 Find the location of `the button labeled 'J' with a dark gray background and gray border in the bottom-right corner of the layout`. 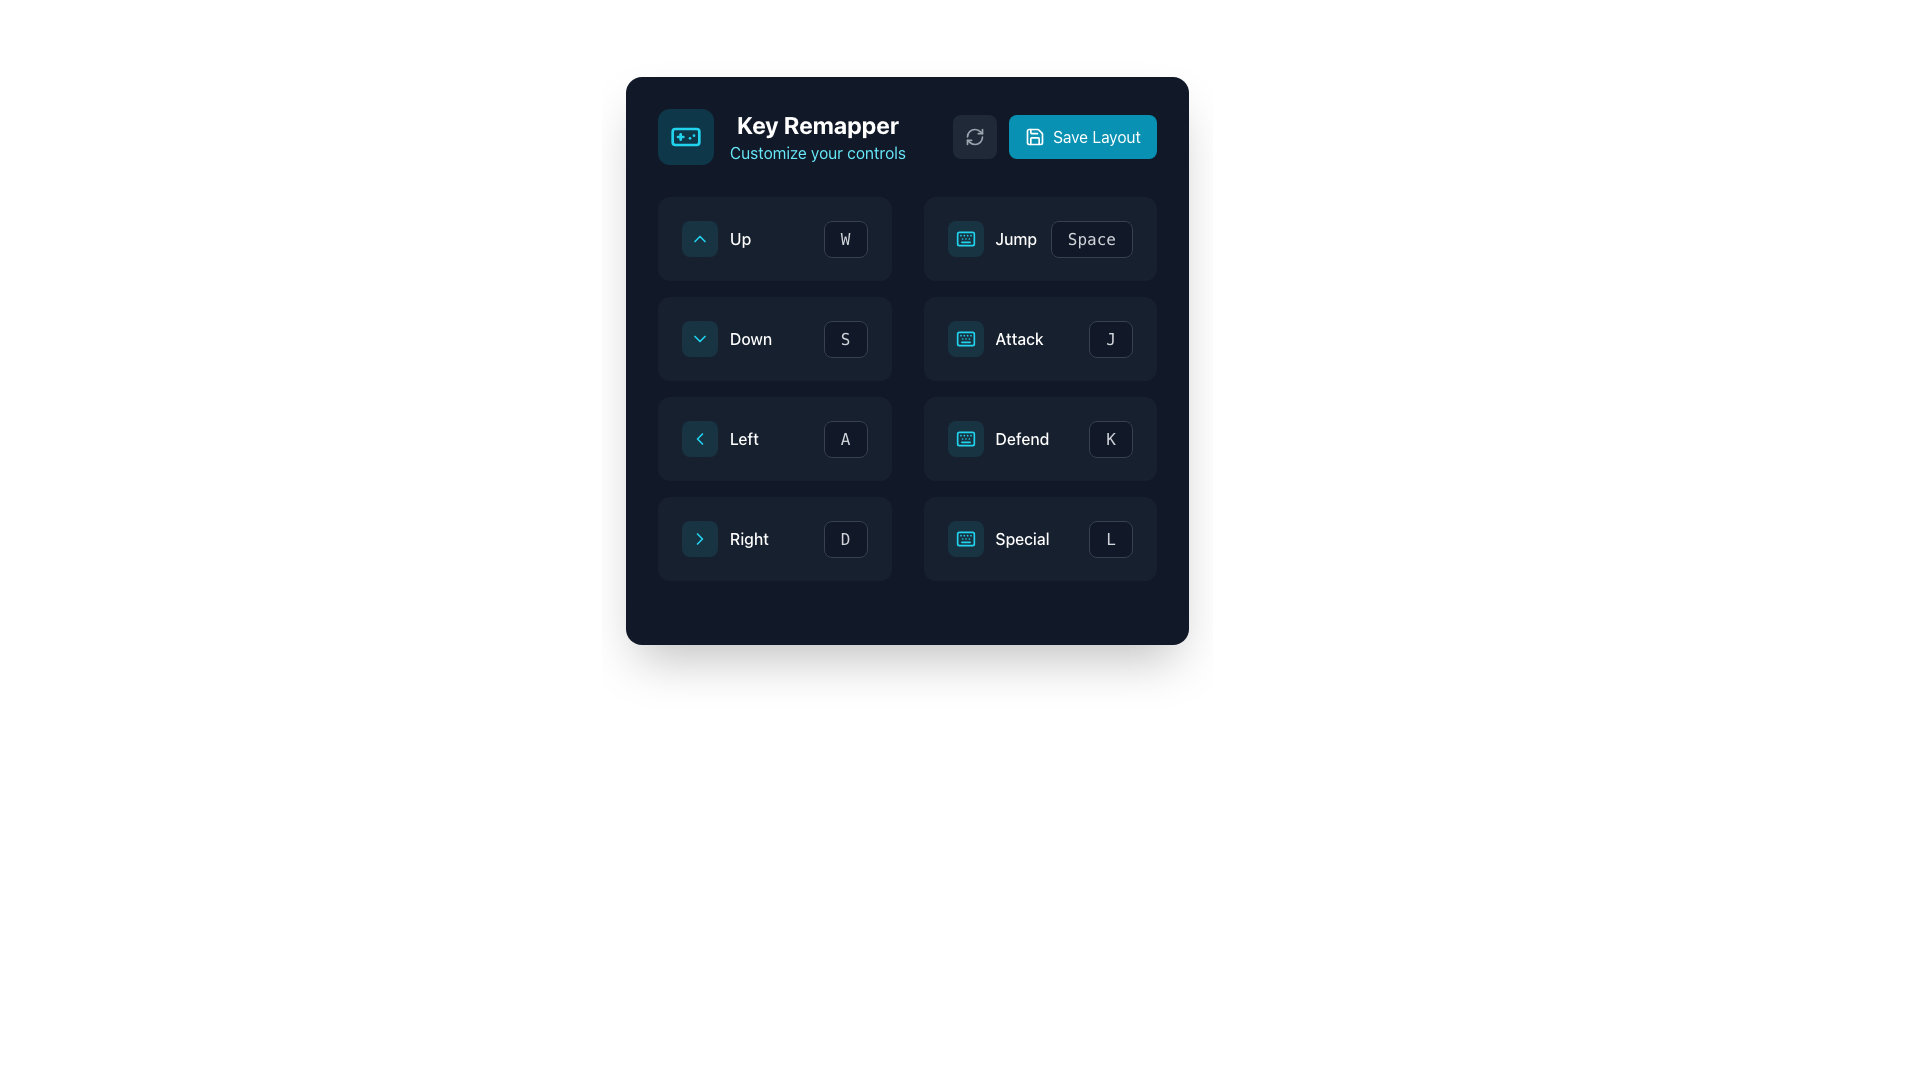

the button labeled 'J' with a dark gray background and gray border in the bottom-right corner of the layout is located at coordinates (1109, 338).